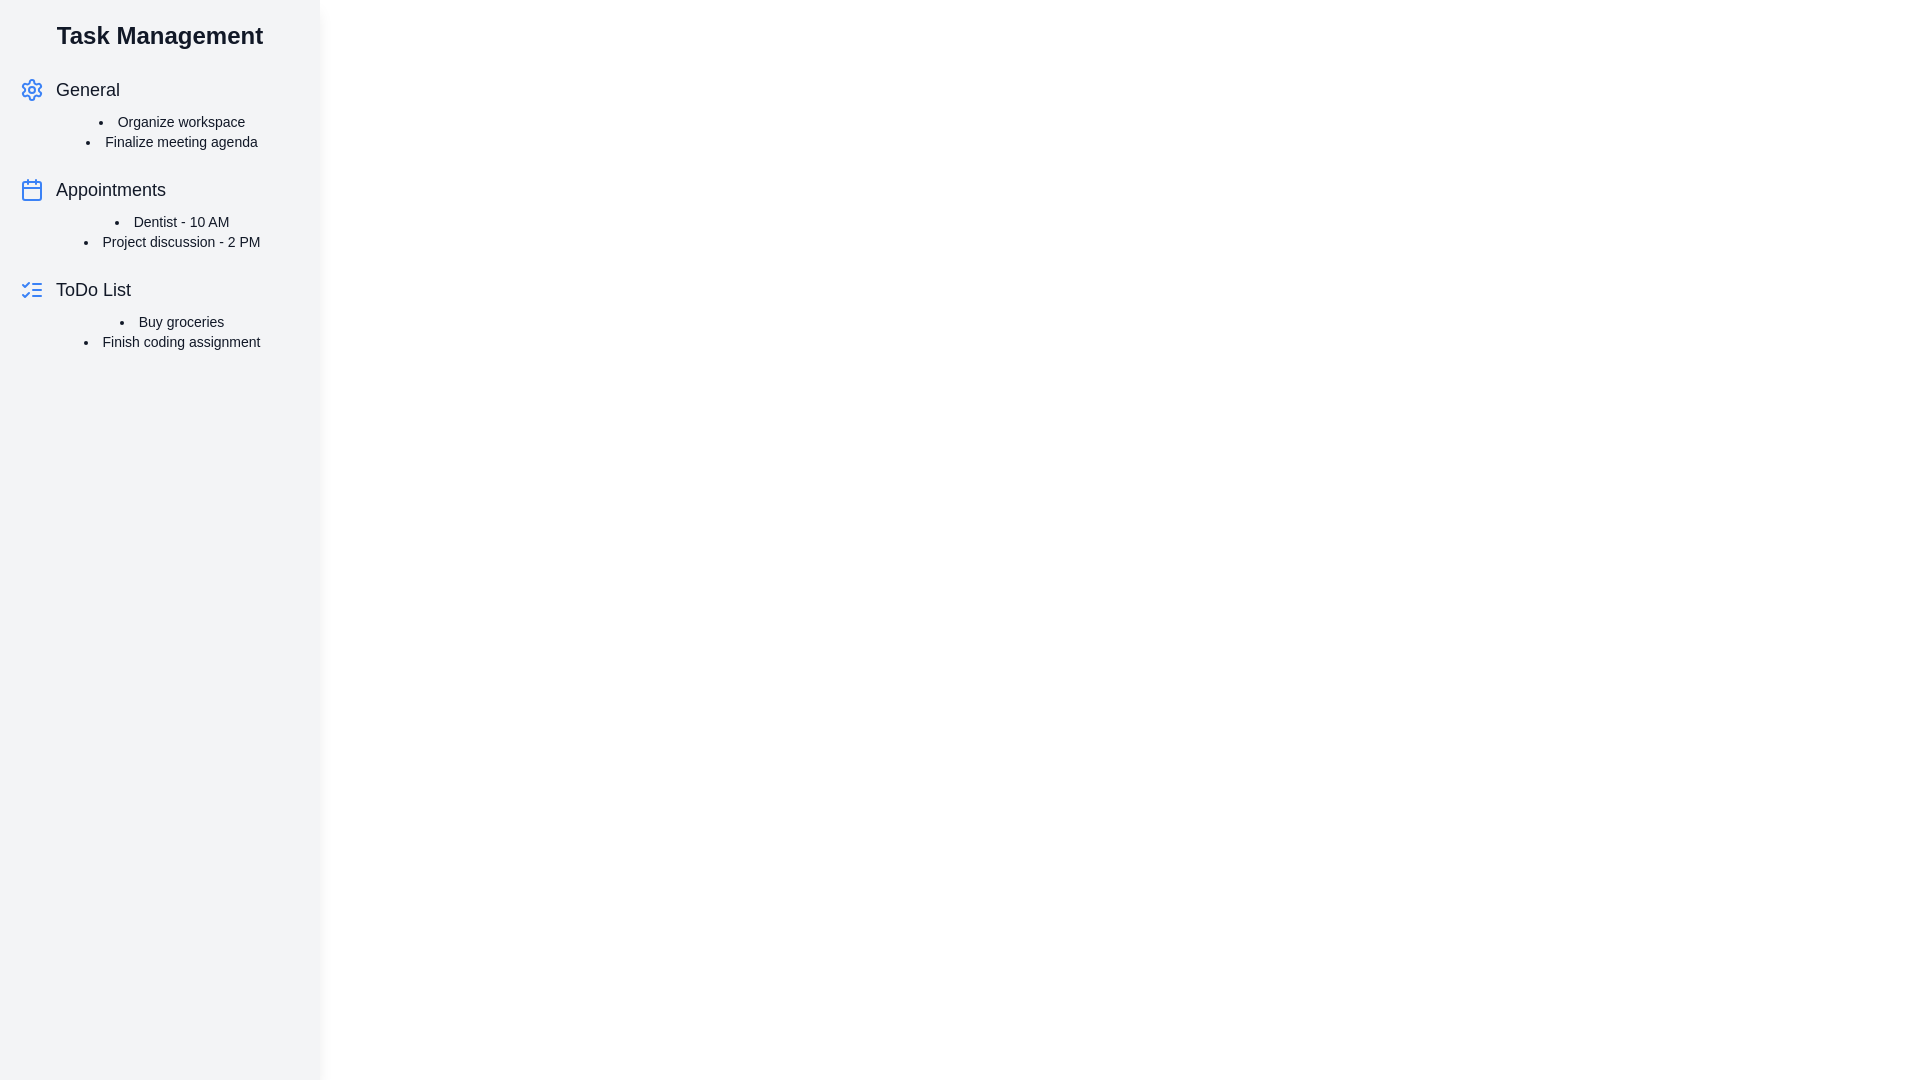 Image resolution: width=1920 pixels, height=1080 pixels. What do you see at coordinates (172, 122) in the screenshot?
I see `the task text Organize workspace to open the task` at bounding box center [172, 122].